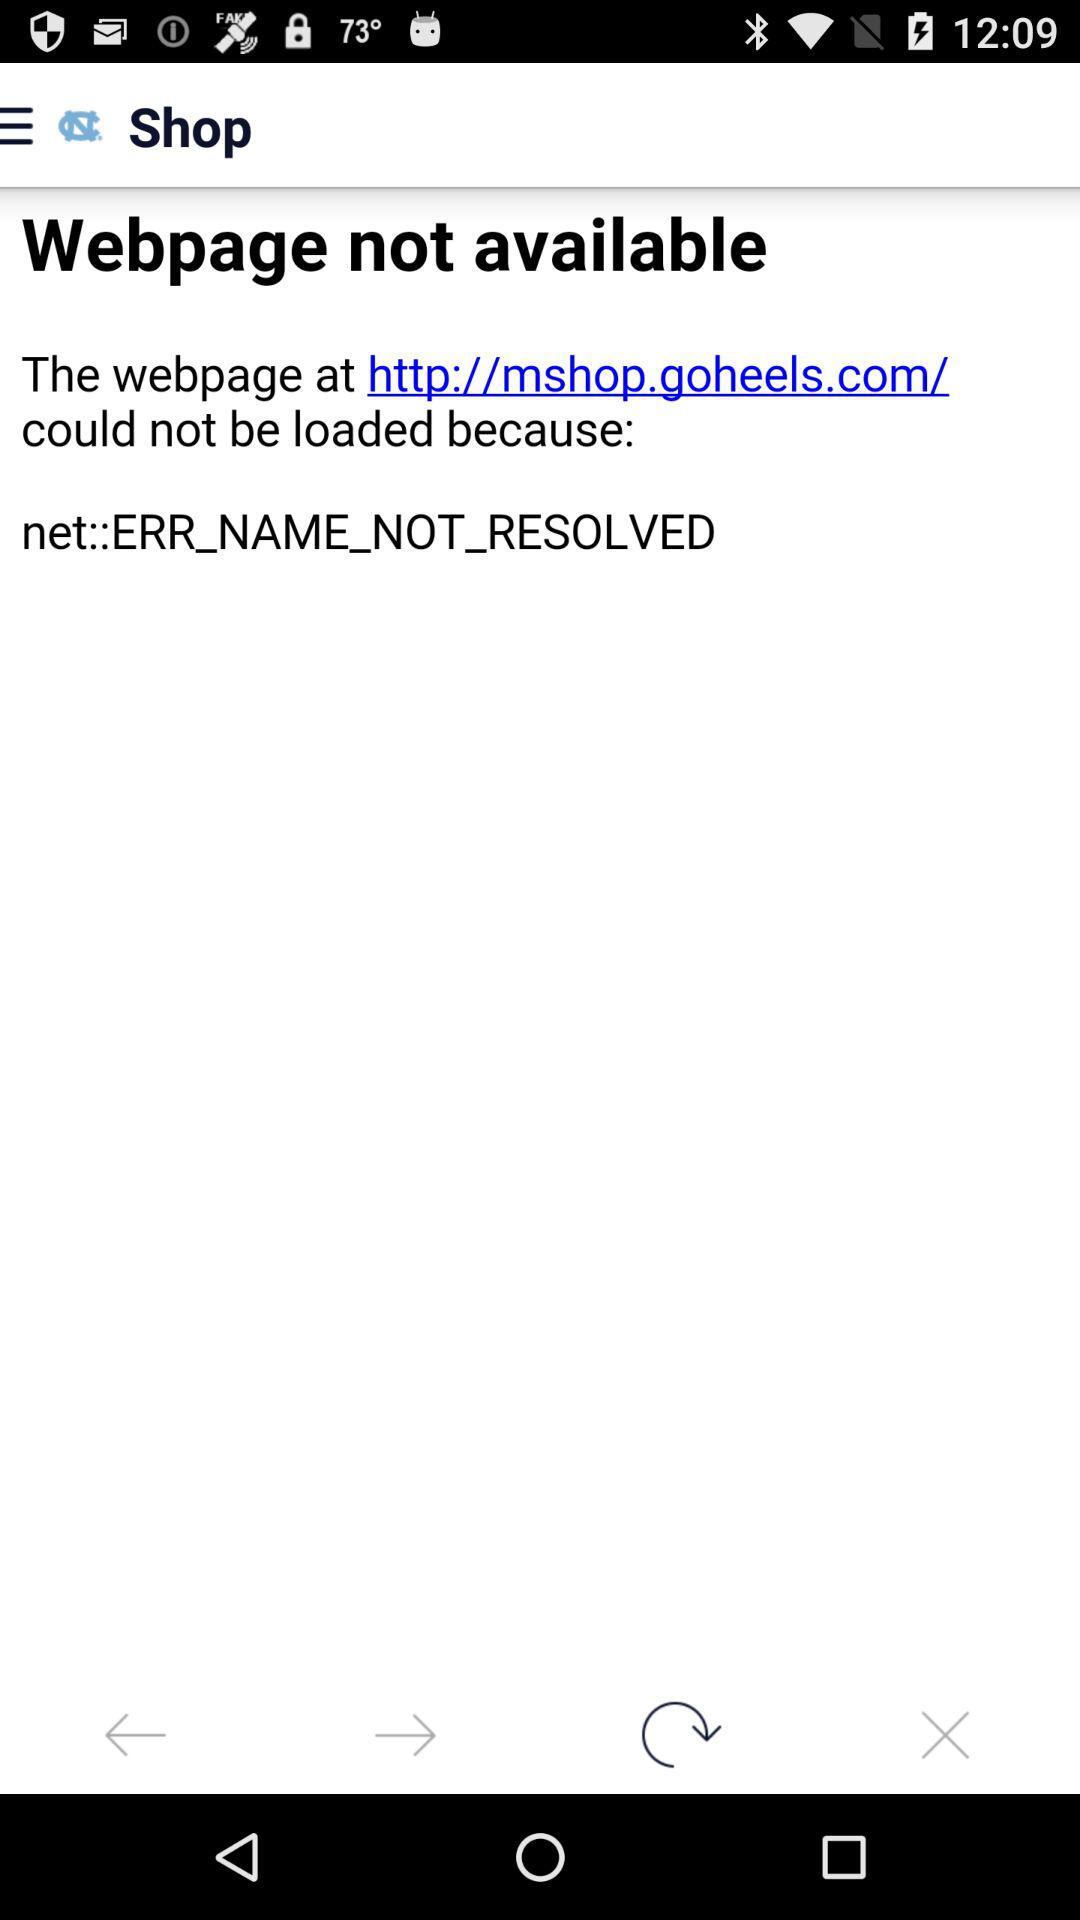  I want to click on the arrow_backward icon, so click(135, 1855).